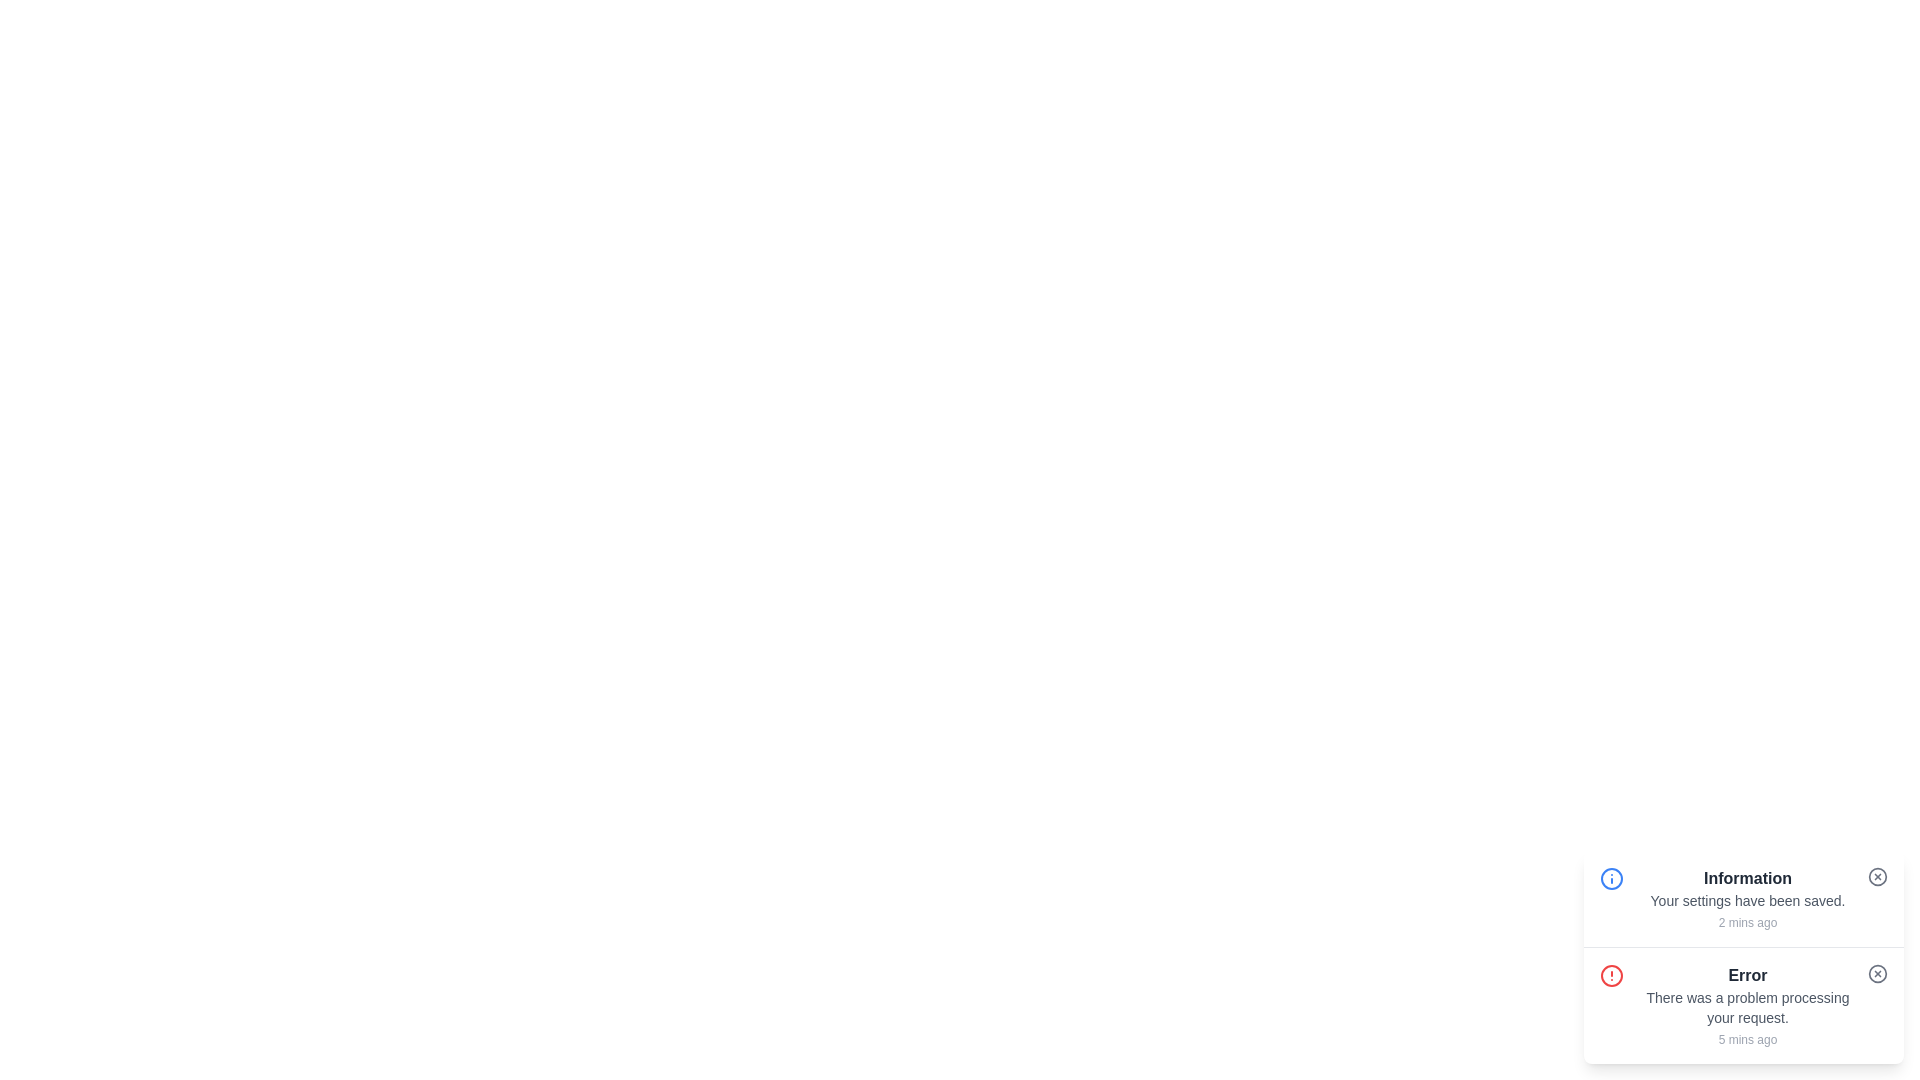 The image size is (1920, 1080). Describe the element at coordinates (1876, 875) in the screenshot. I see `the close button of the snackbar` at that location.